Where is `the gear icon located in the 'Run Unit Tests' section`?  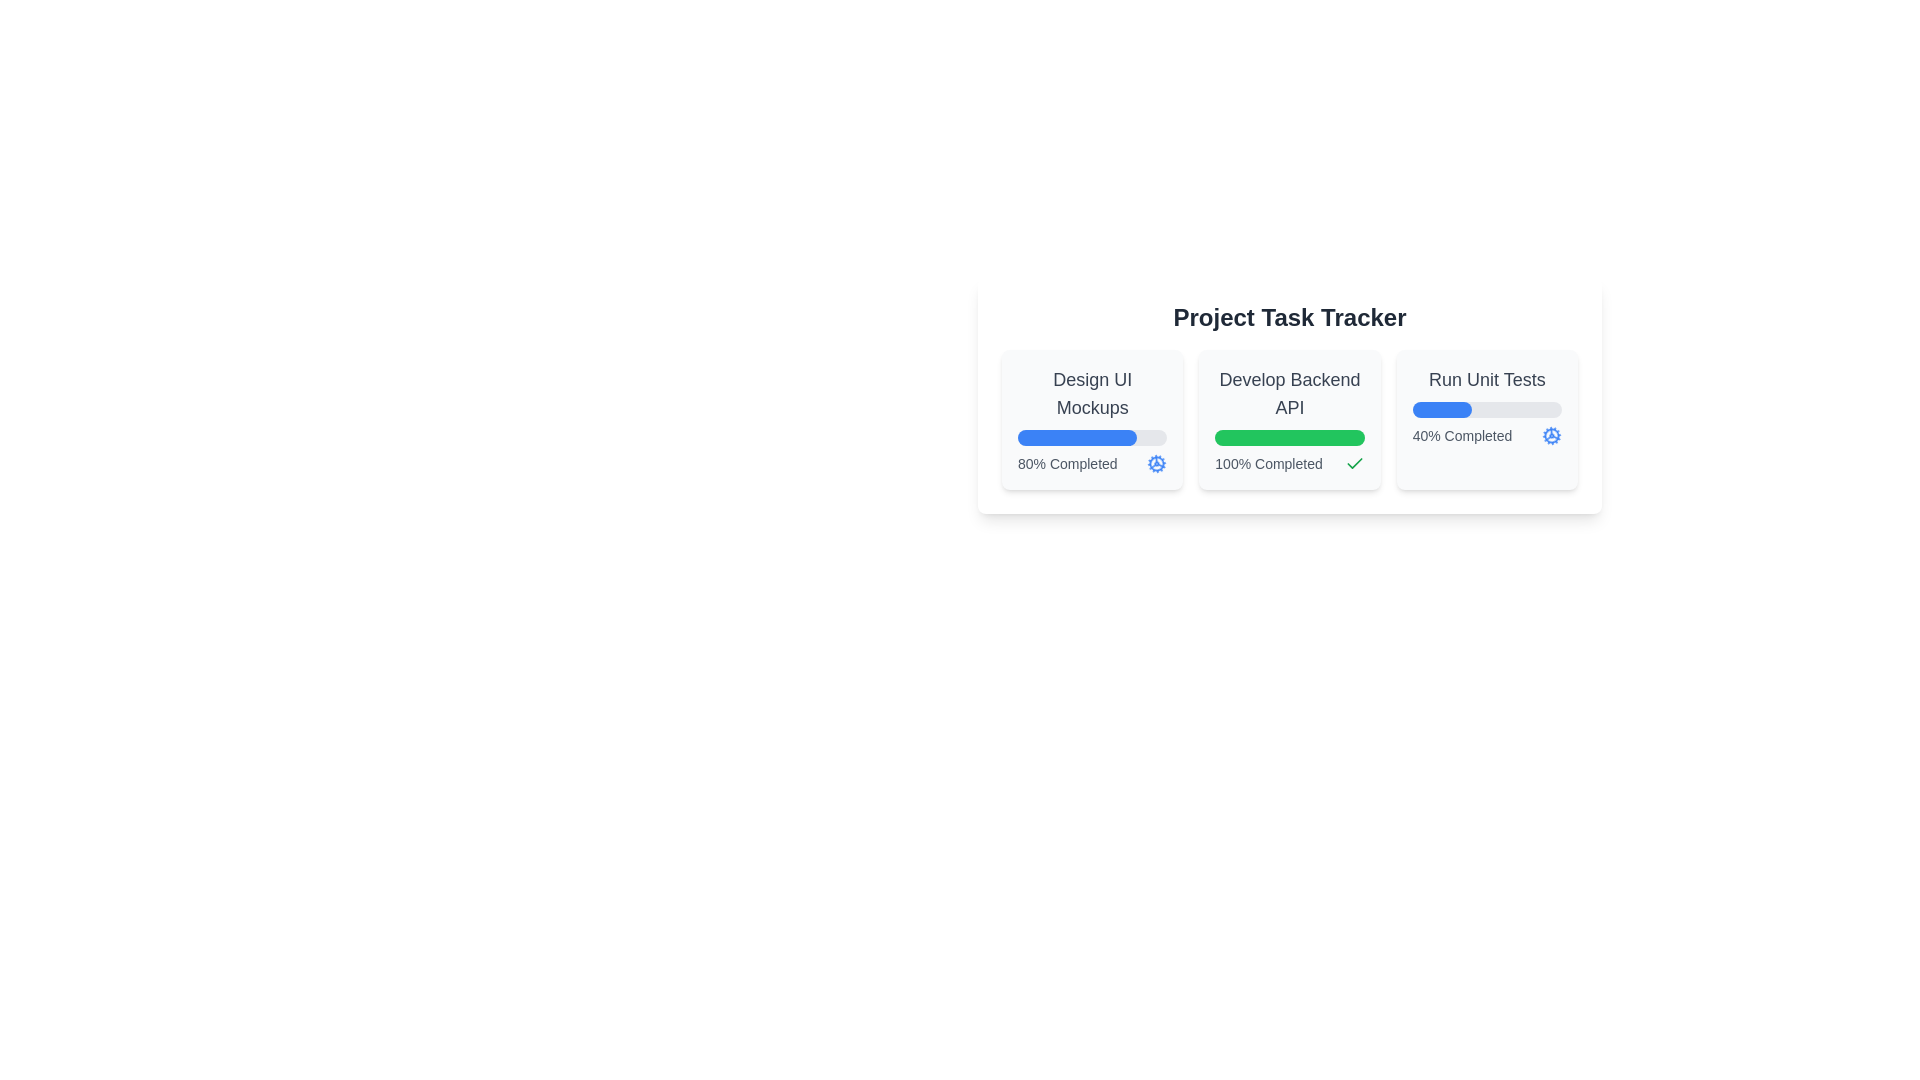 the gear icon located in the 'Run Unit Tests' section is located at coordinates (1550, 434).